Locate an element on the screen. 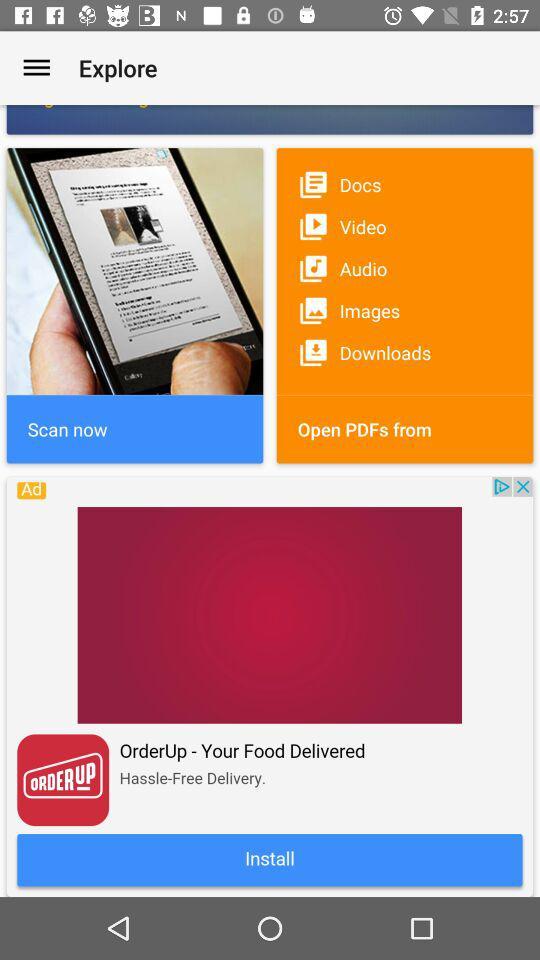 This screenshot has height=960, width=540. the image option is located at coordinates (405, 311).